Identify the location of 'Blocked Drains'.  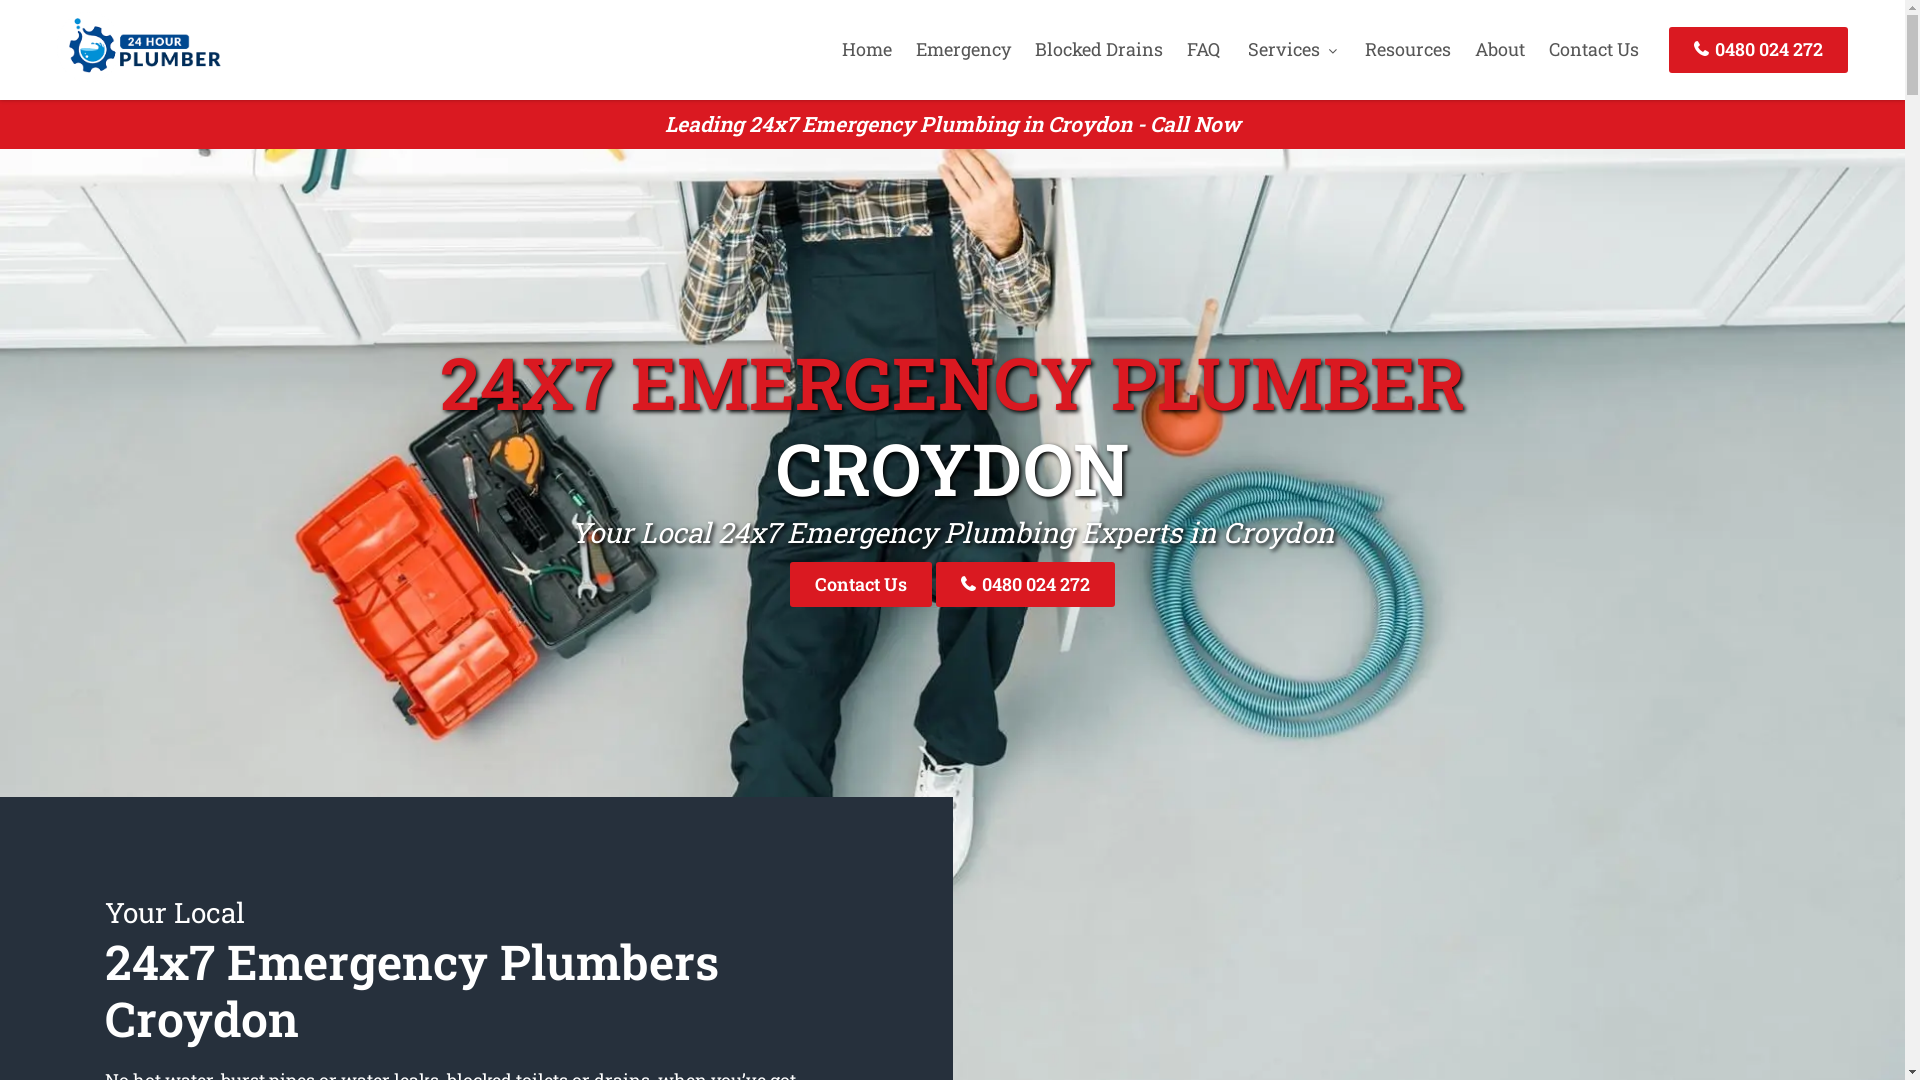
(1098, 48).